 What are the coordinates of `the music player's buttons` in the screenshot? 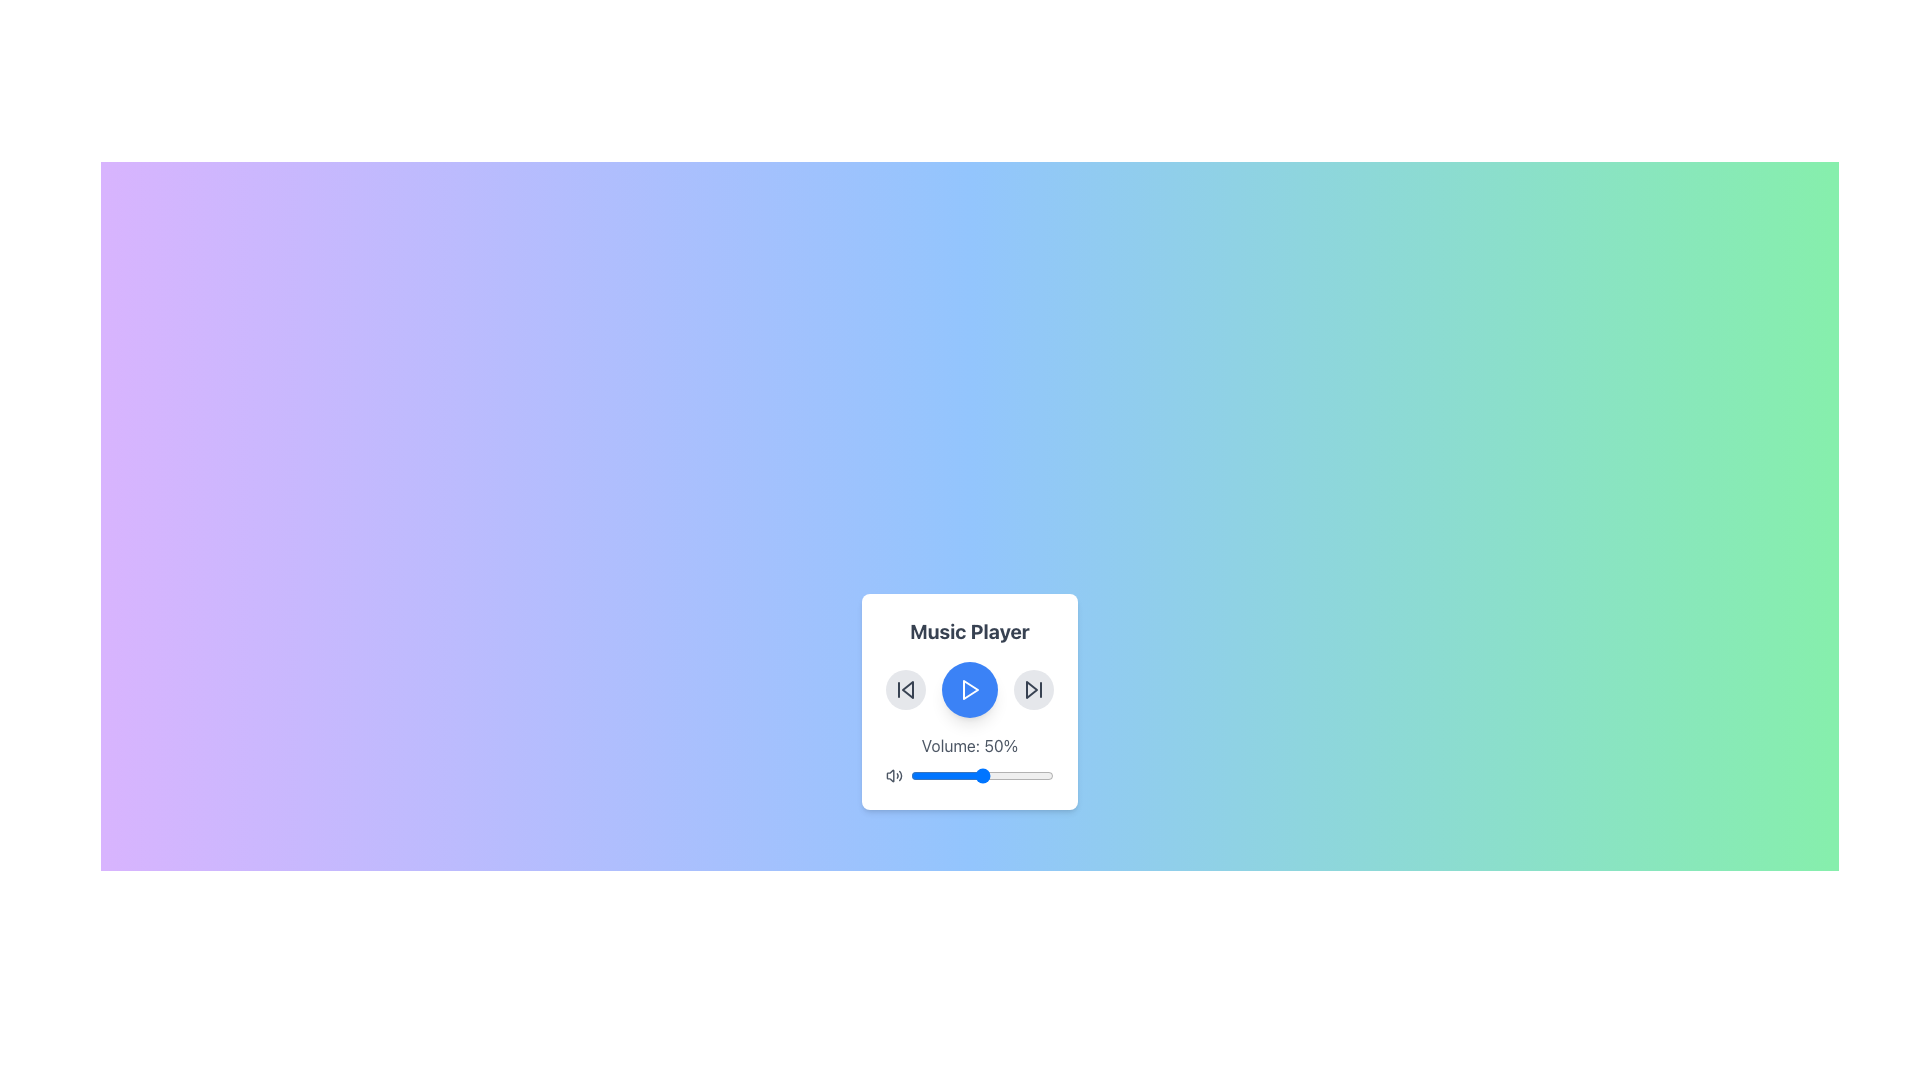 It's located at (969, 701).